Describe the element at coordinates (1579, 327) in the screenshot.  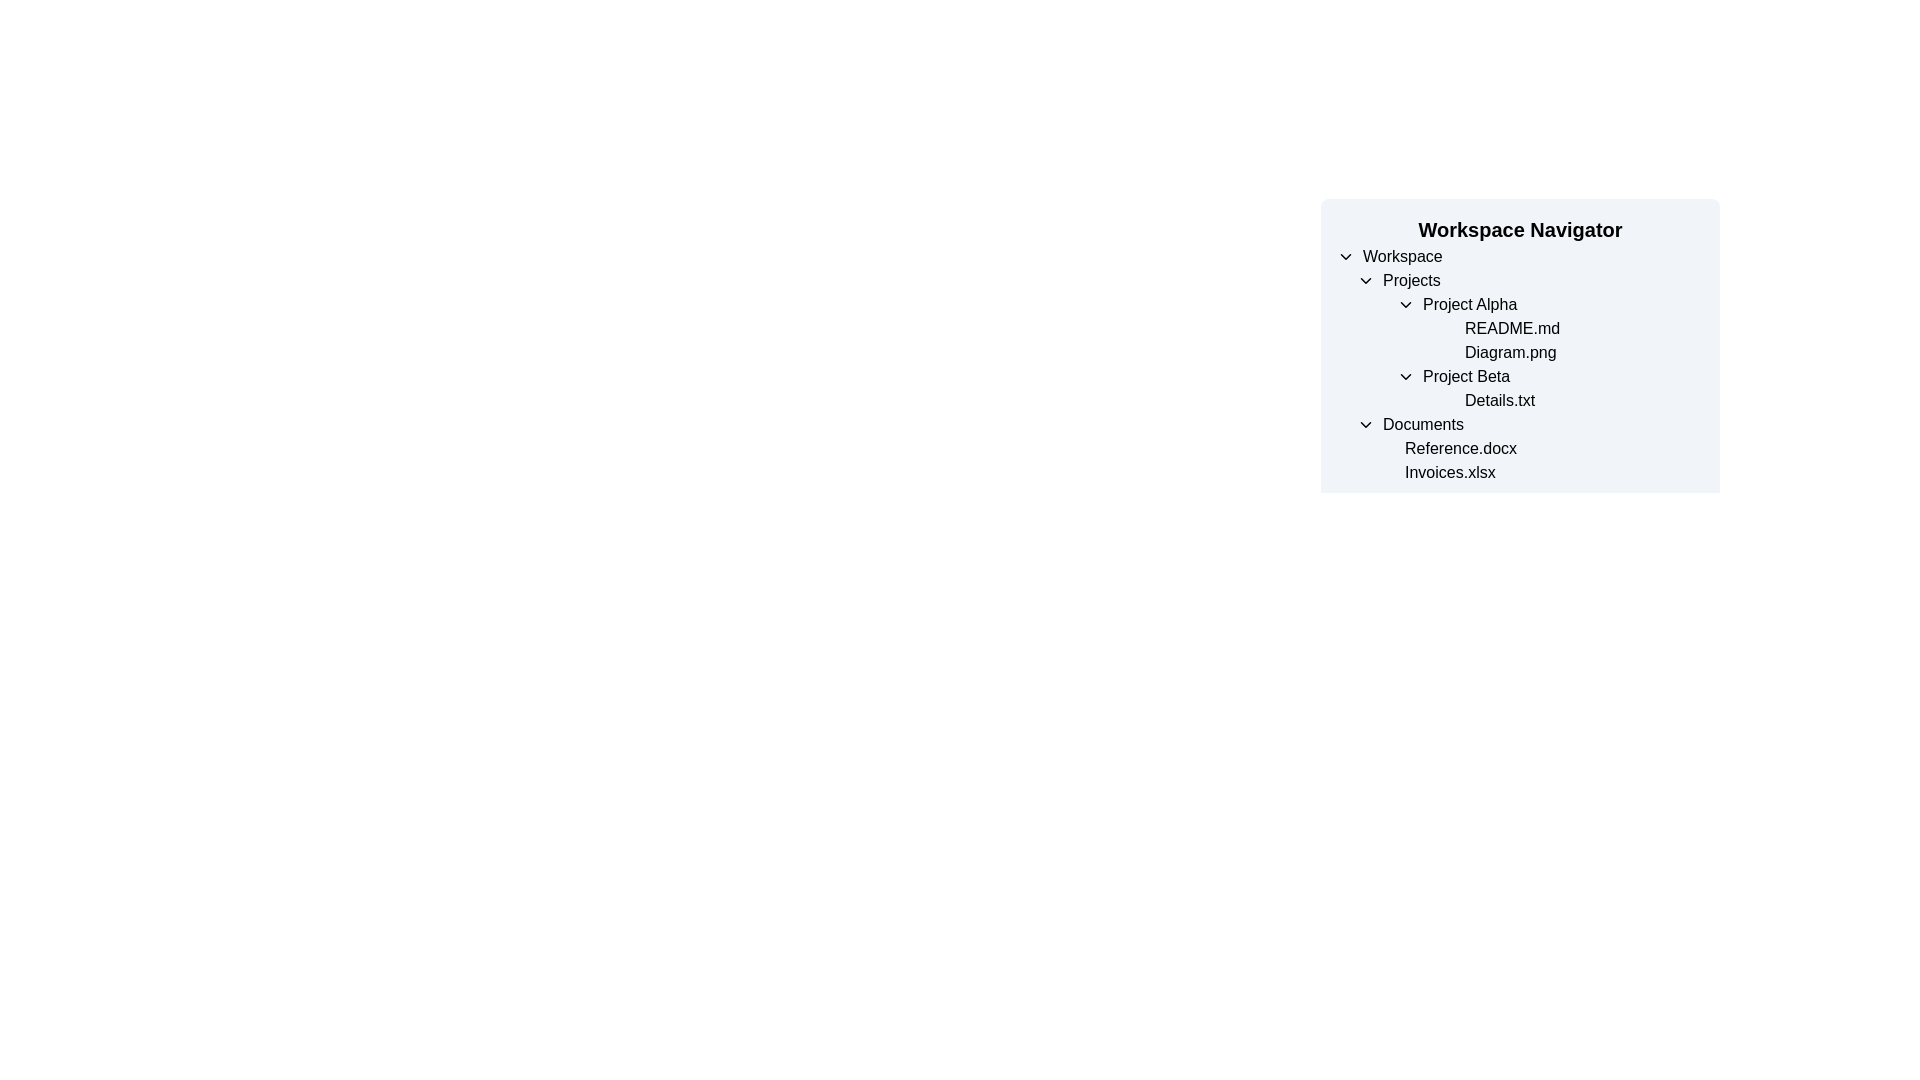
I see `the 'README.md' file in the 'Project Alpha' section of the 'Workspace Navigator' by left-clicking on it` at that location.